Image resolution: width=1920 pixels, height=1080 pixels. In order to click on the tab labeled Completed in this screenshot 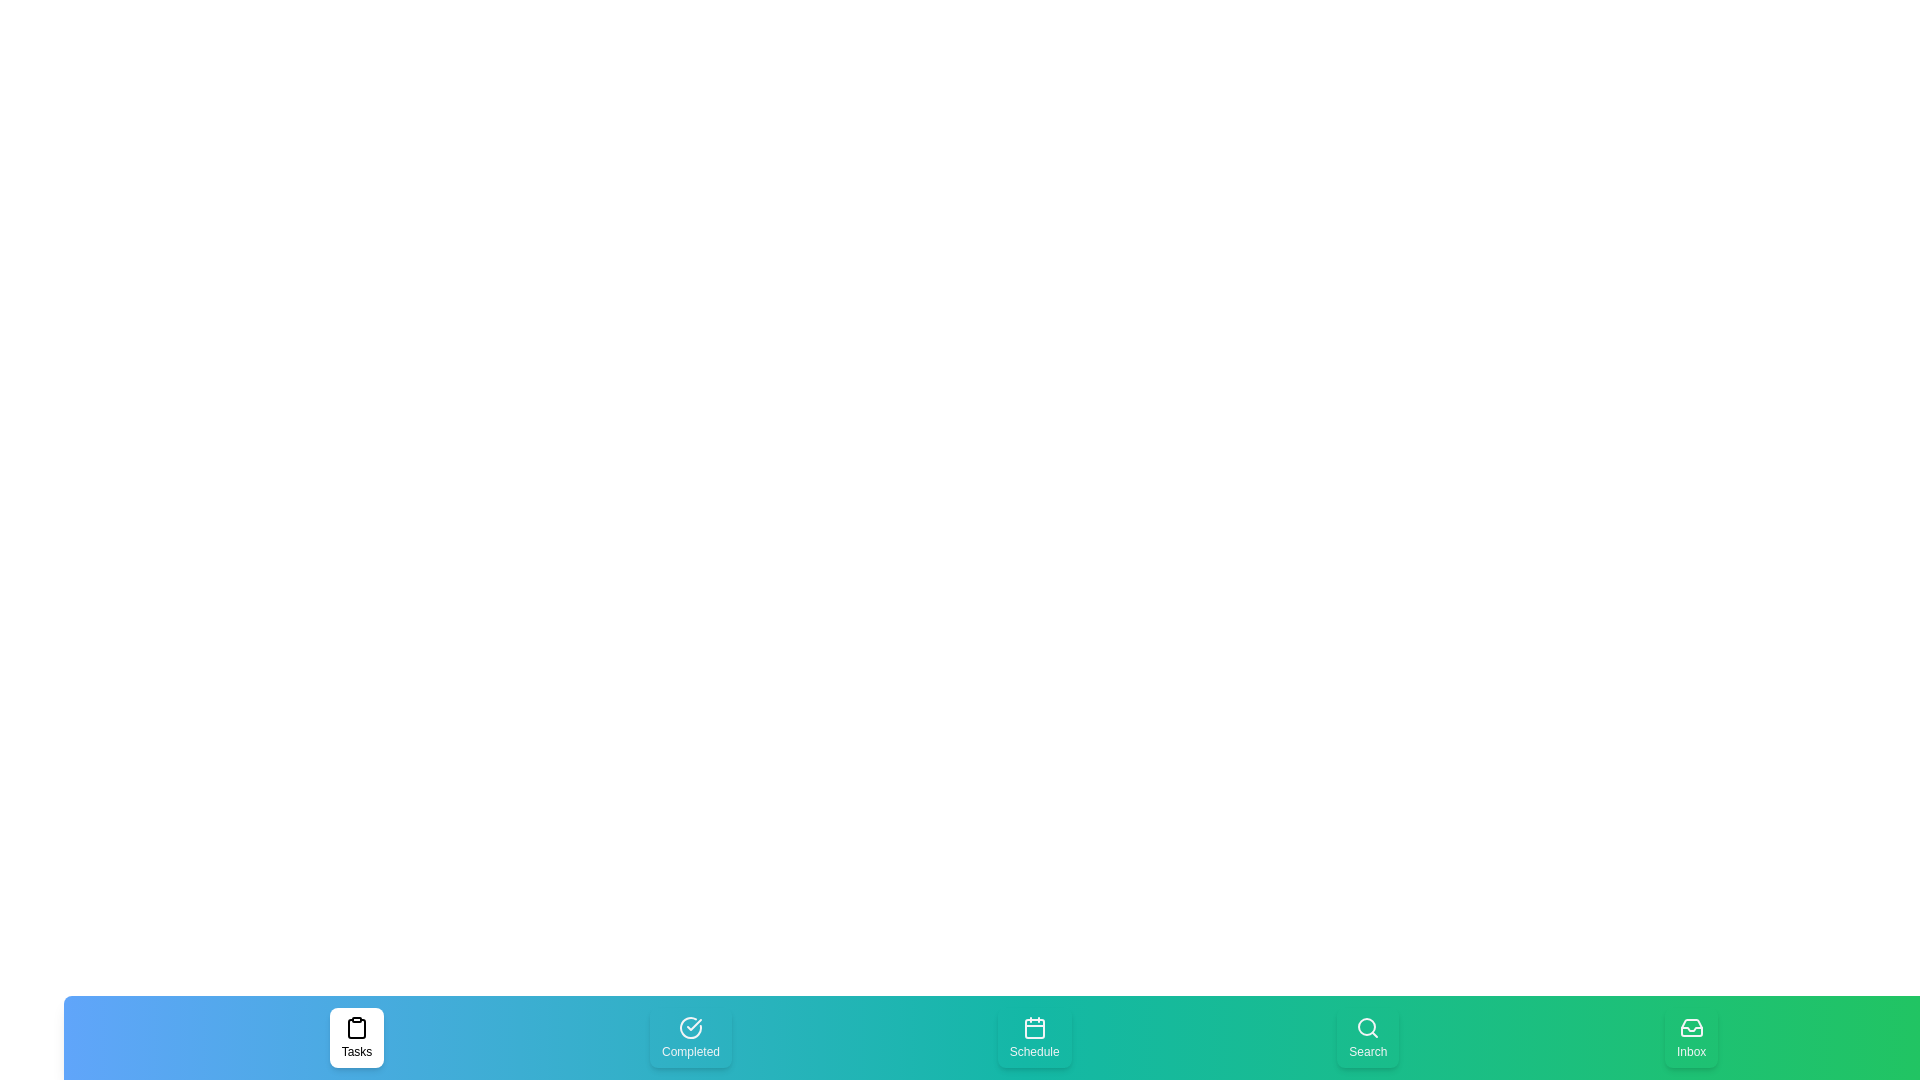, I will do `click(691, 1036)`.